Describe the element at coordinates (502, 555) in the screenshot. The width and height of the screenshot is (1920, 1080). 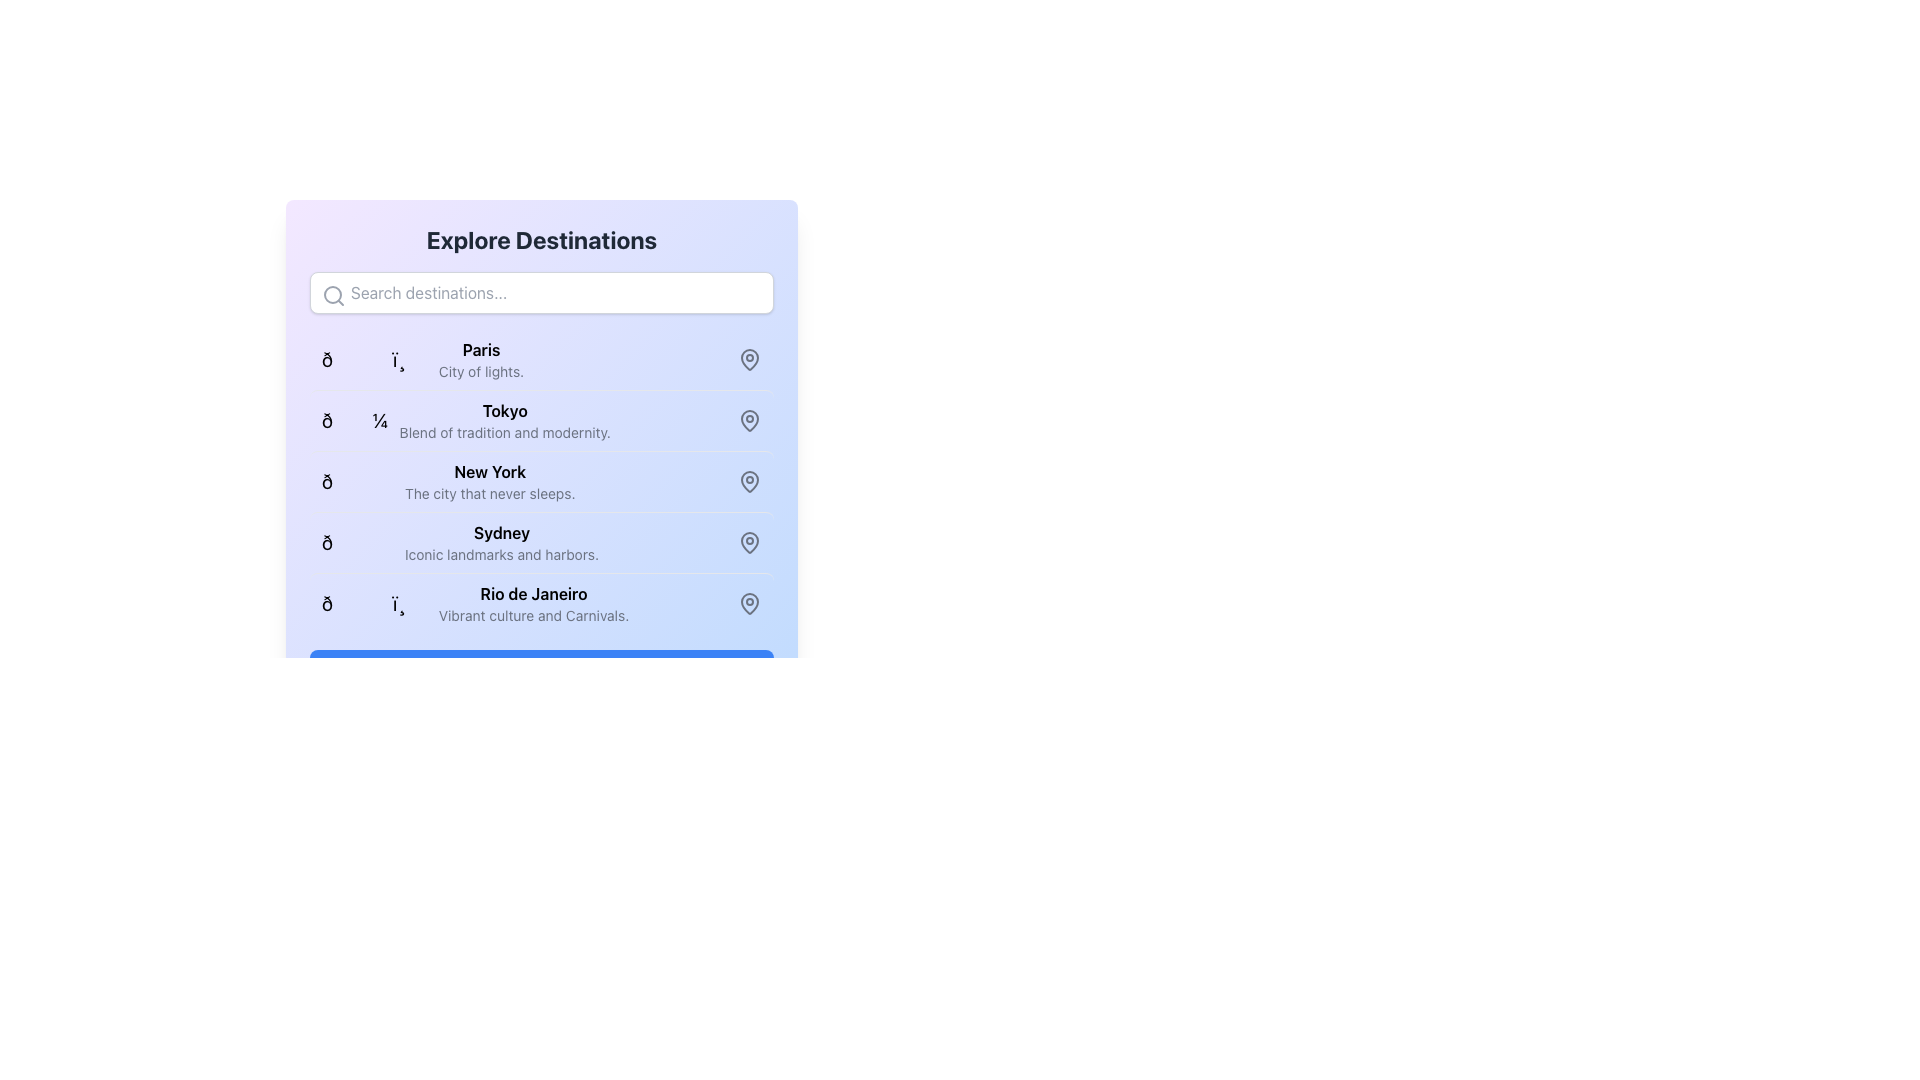
I see `the descriptive text element that reads 'Iconic landmarks and harbors.' styled in subtle gray, positioned below the title 'Sydney' in the list layout` at that location.